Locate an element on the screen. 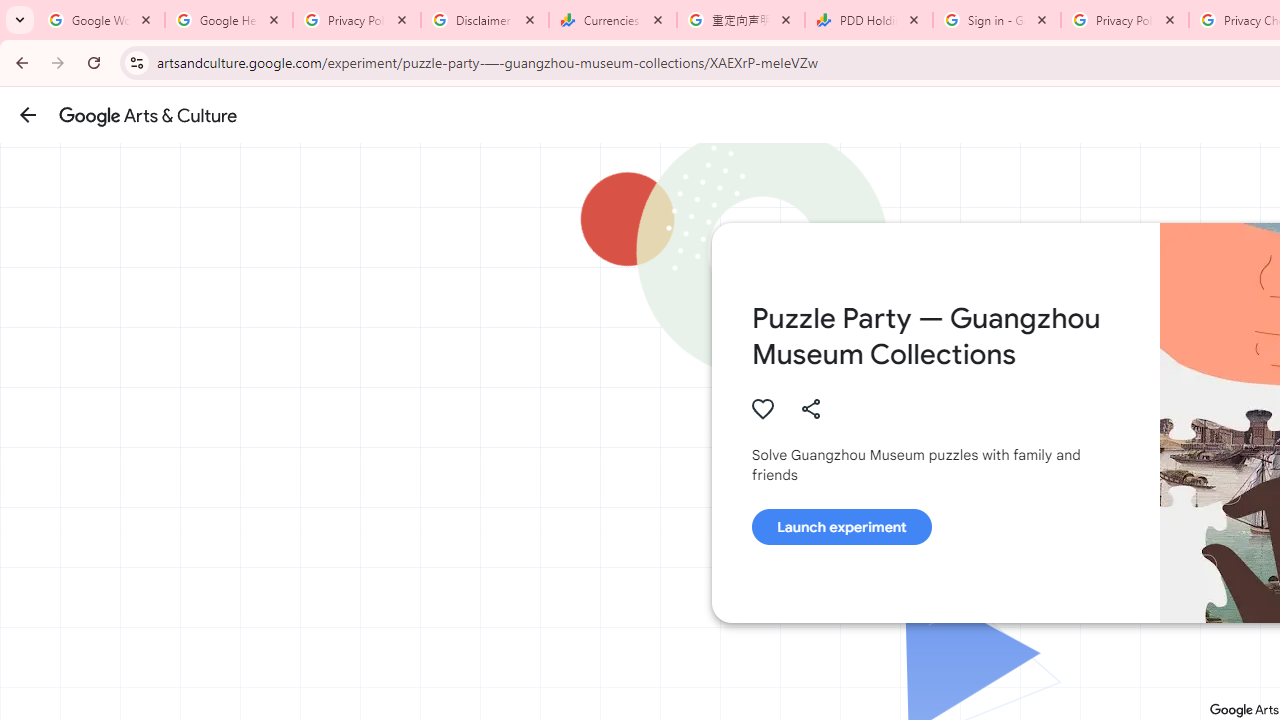 The width and height of the screenshot is (1280, 720). 'Authenticate to favorite this asset.' is located at coordinates (761, 407).